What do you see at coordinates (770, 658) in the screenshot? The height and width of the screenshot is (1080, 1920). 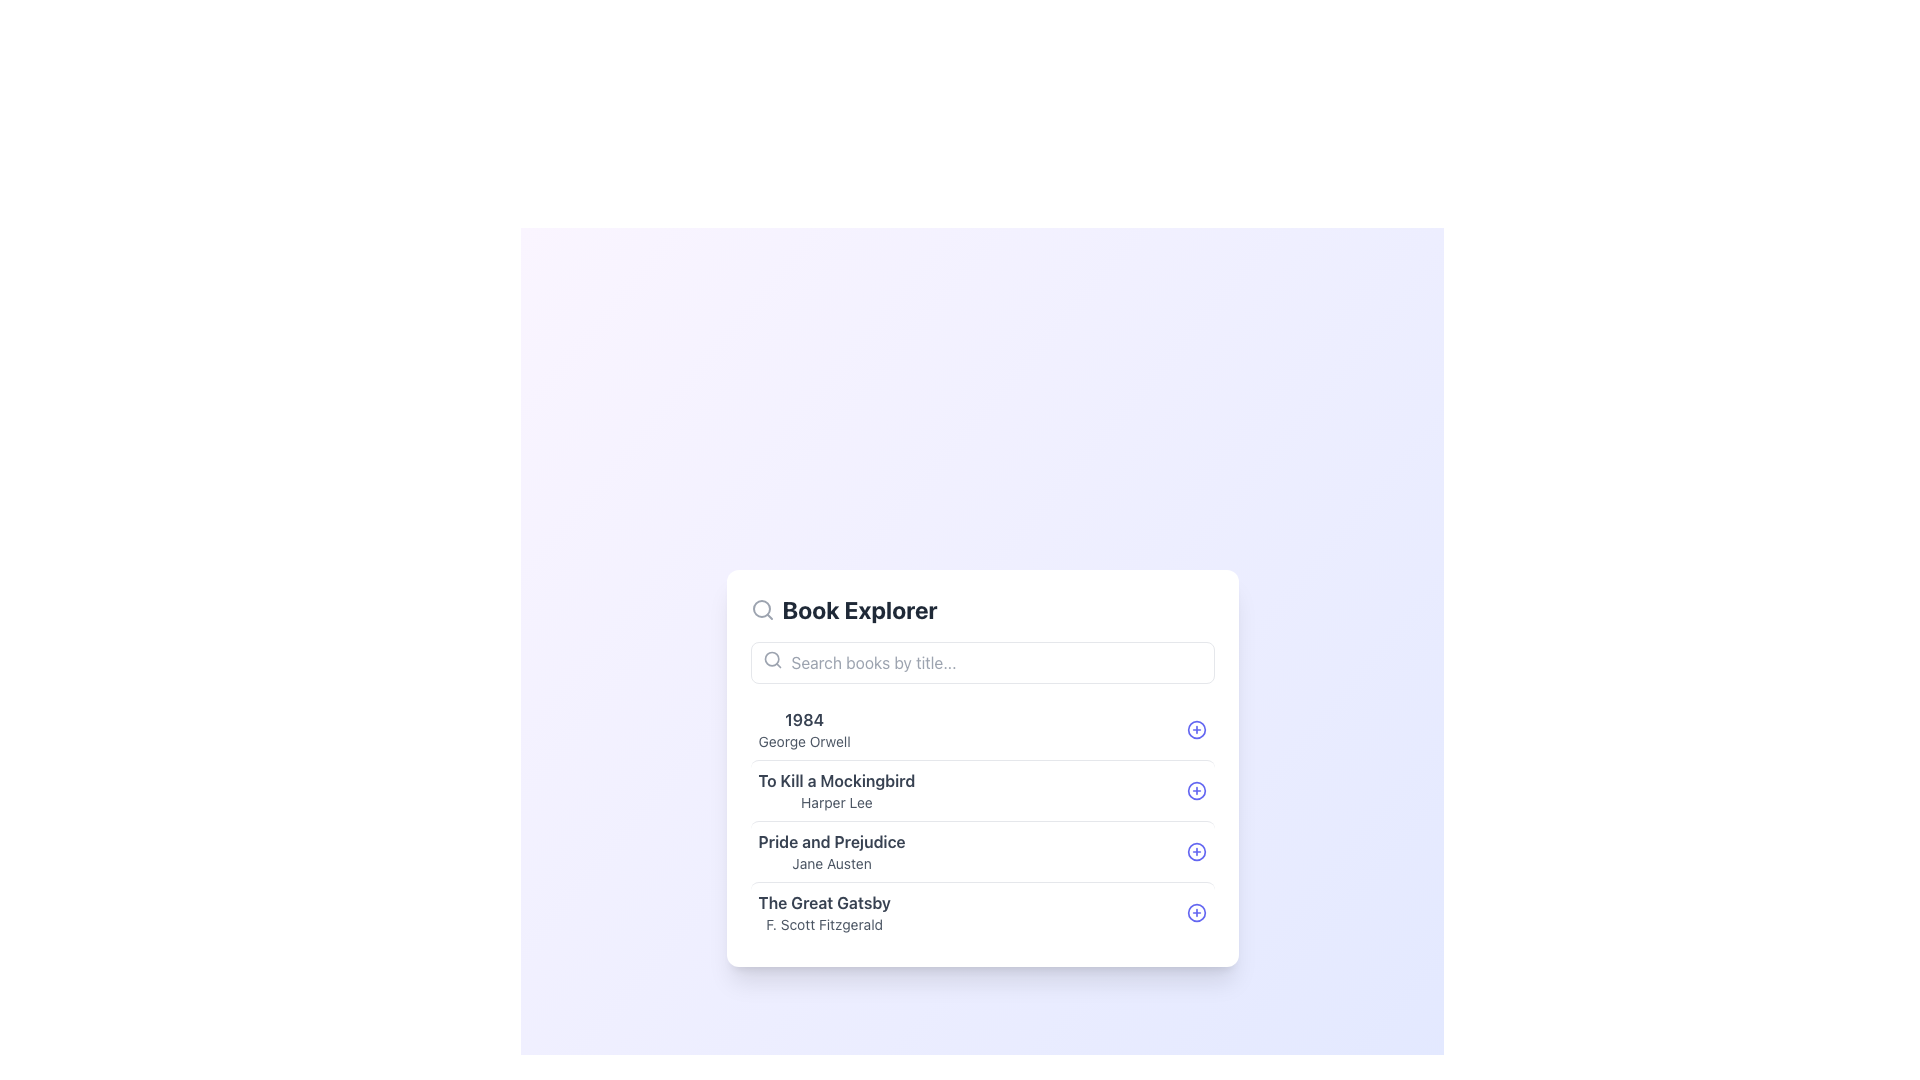 I see `the circular icon component of the search icon located at the top-left corner of the search input field below the 'Book Explorer' heading` at bounding box center [770, 658].